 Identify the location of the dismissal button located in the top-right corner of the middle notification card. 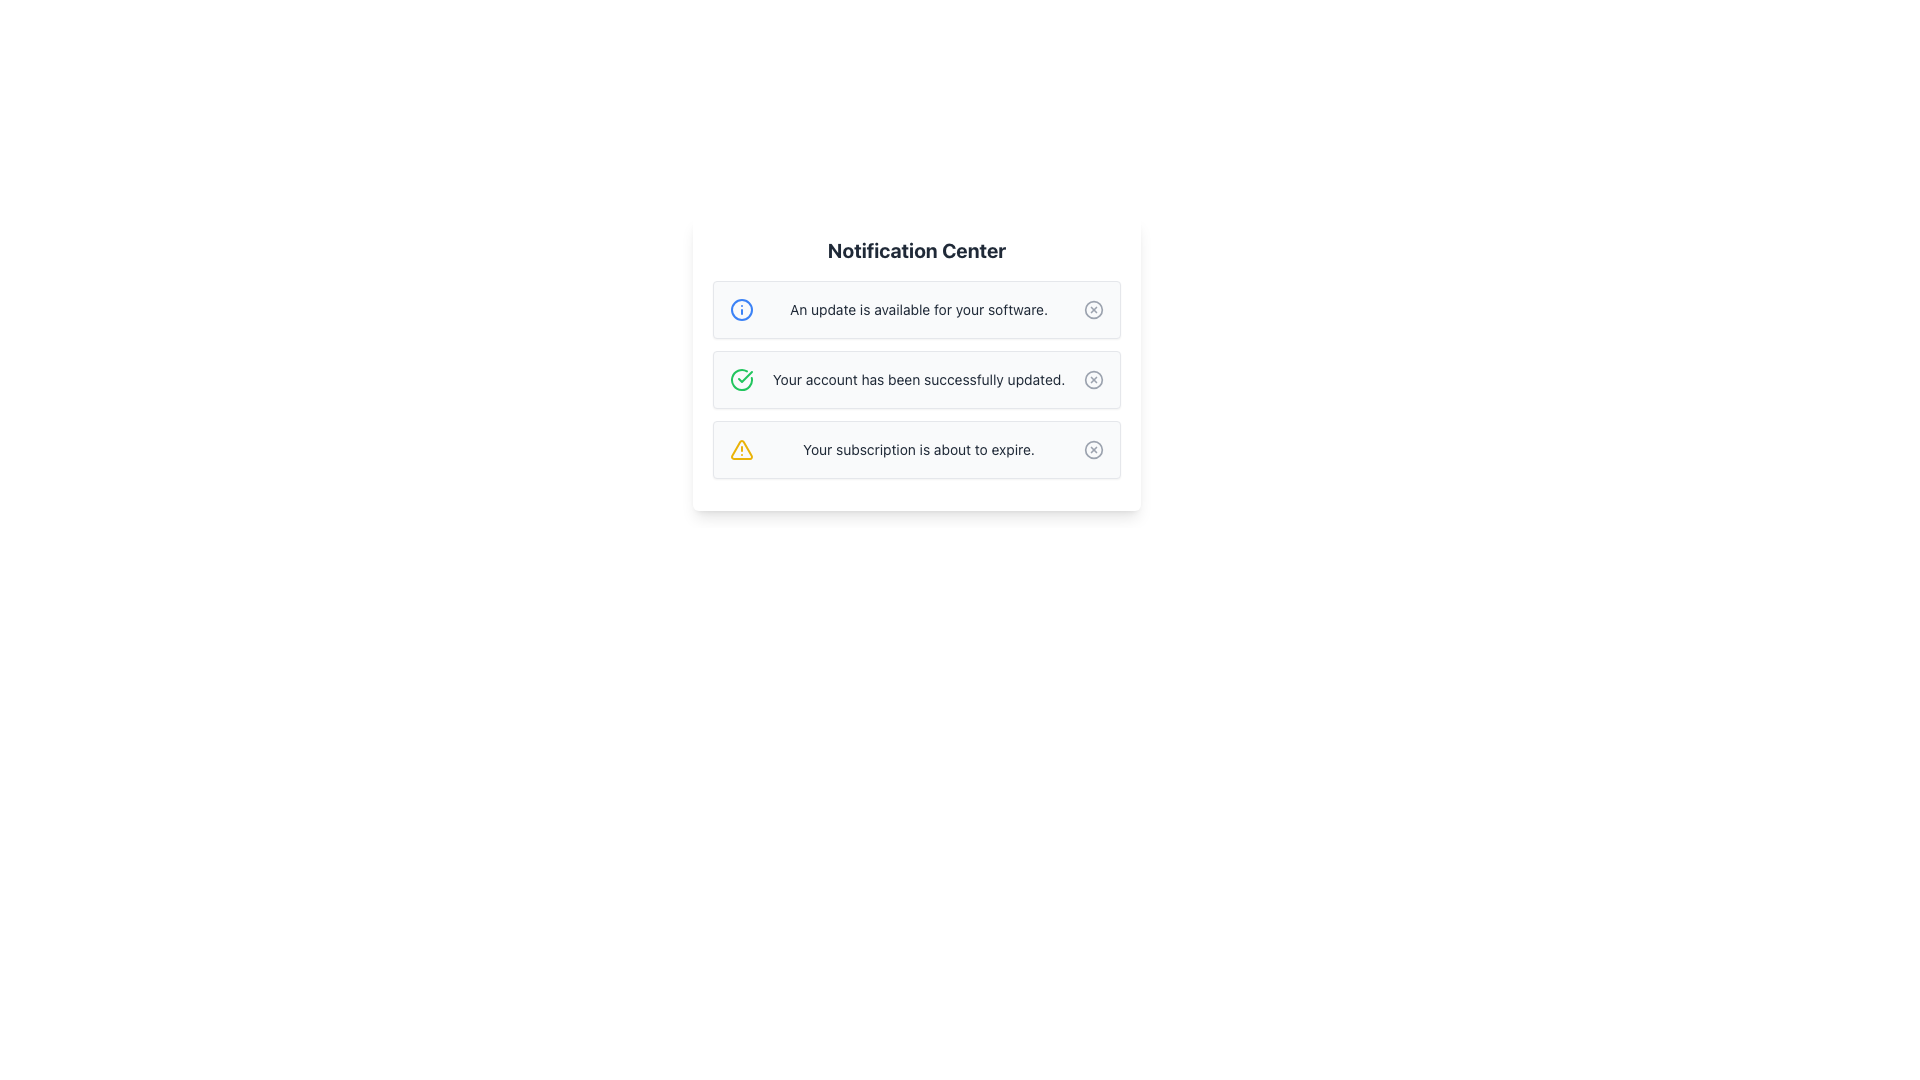
(1093, 380).